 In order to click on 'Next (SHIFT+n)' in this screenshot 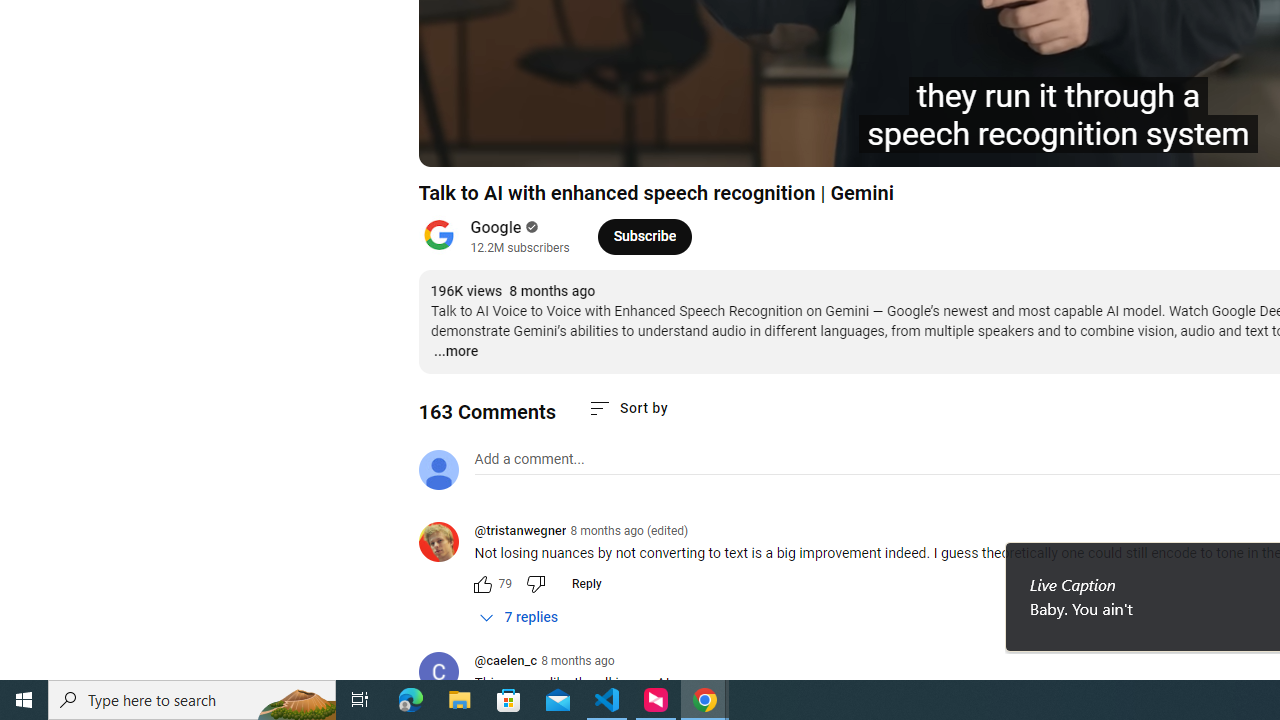, I will do `click(546, 141)`.